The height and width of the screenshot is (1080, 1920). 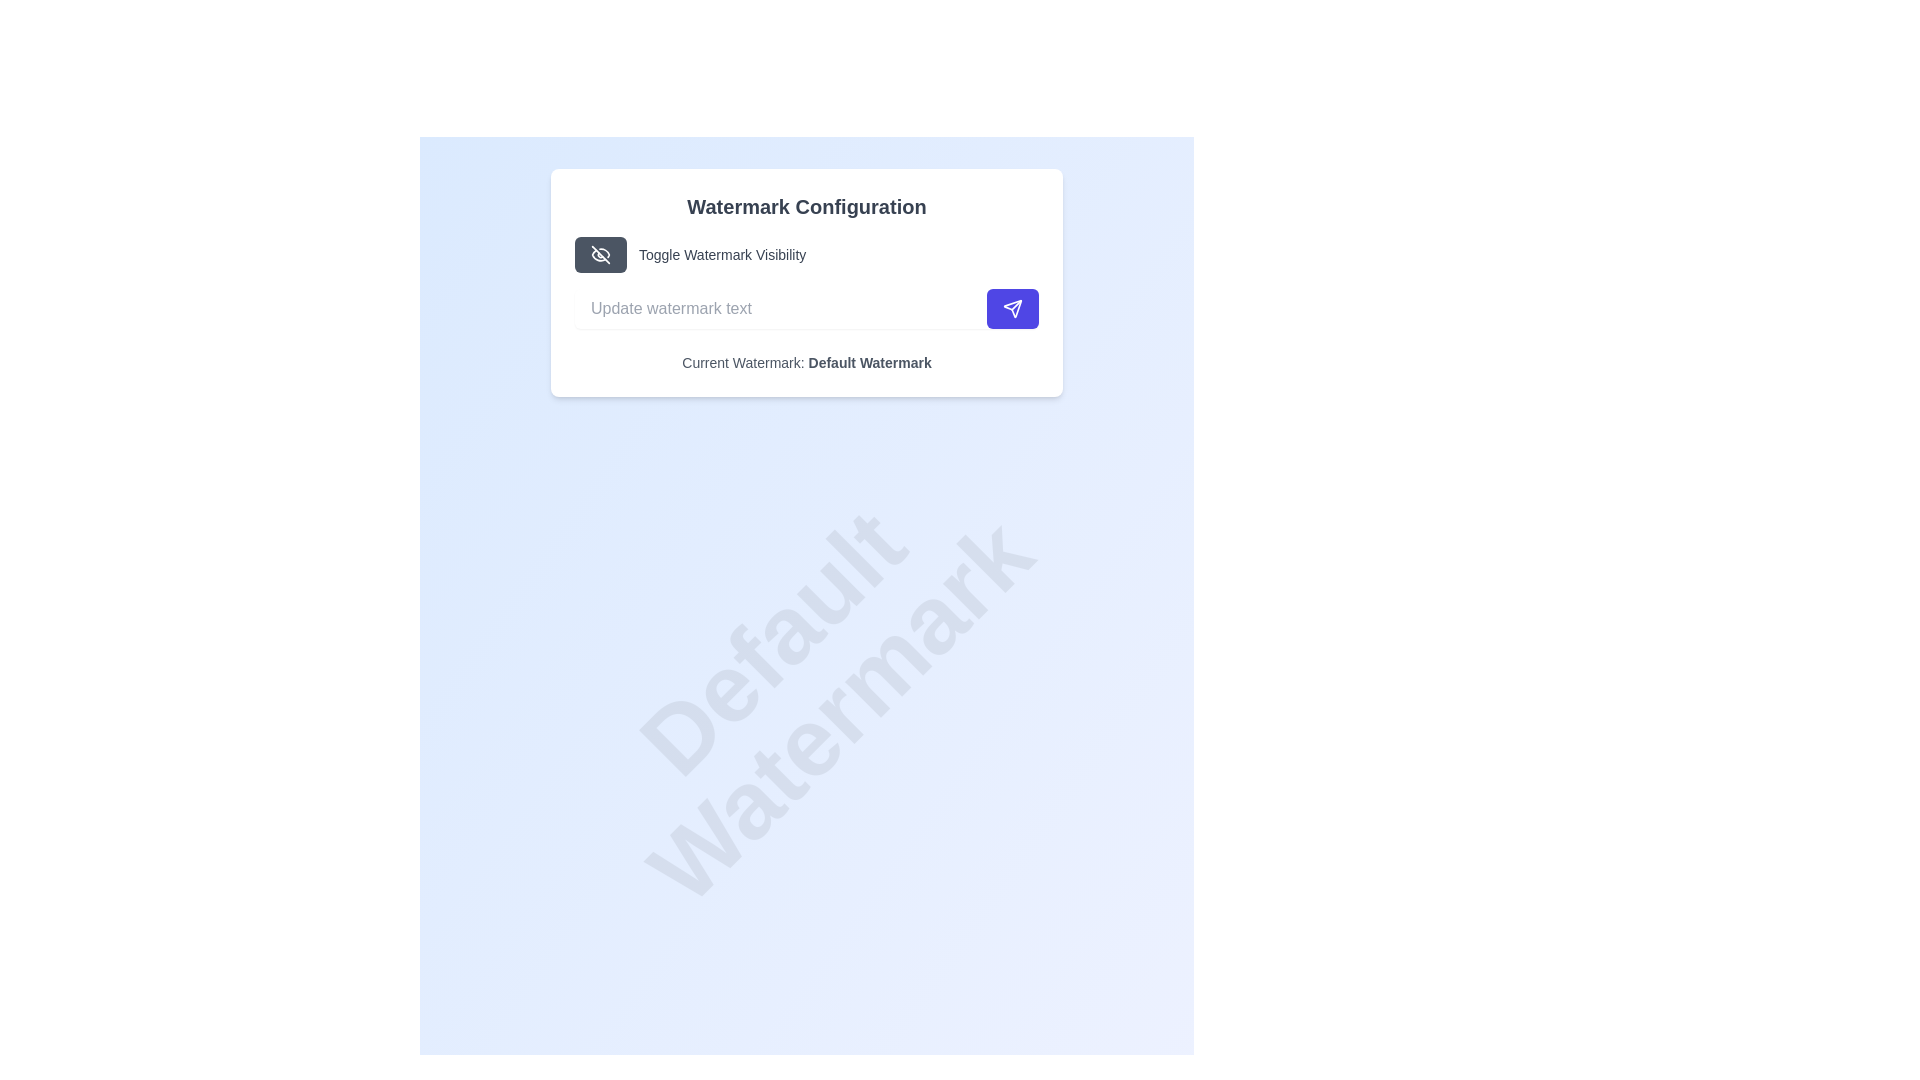 What do you see at coordinates (806, 253) in the screenshot?
I see `the dark gray button in the 'Watermark Configuration' card` at bounding box center [806, 253].